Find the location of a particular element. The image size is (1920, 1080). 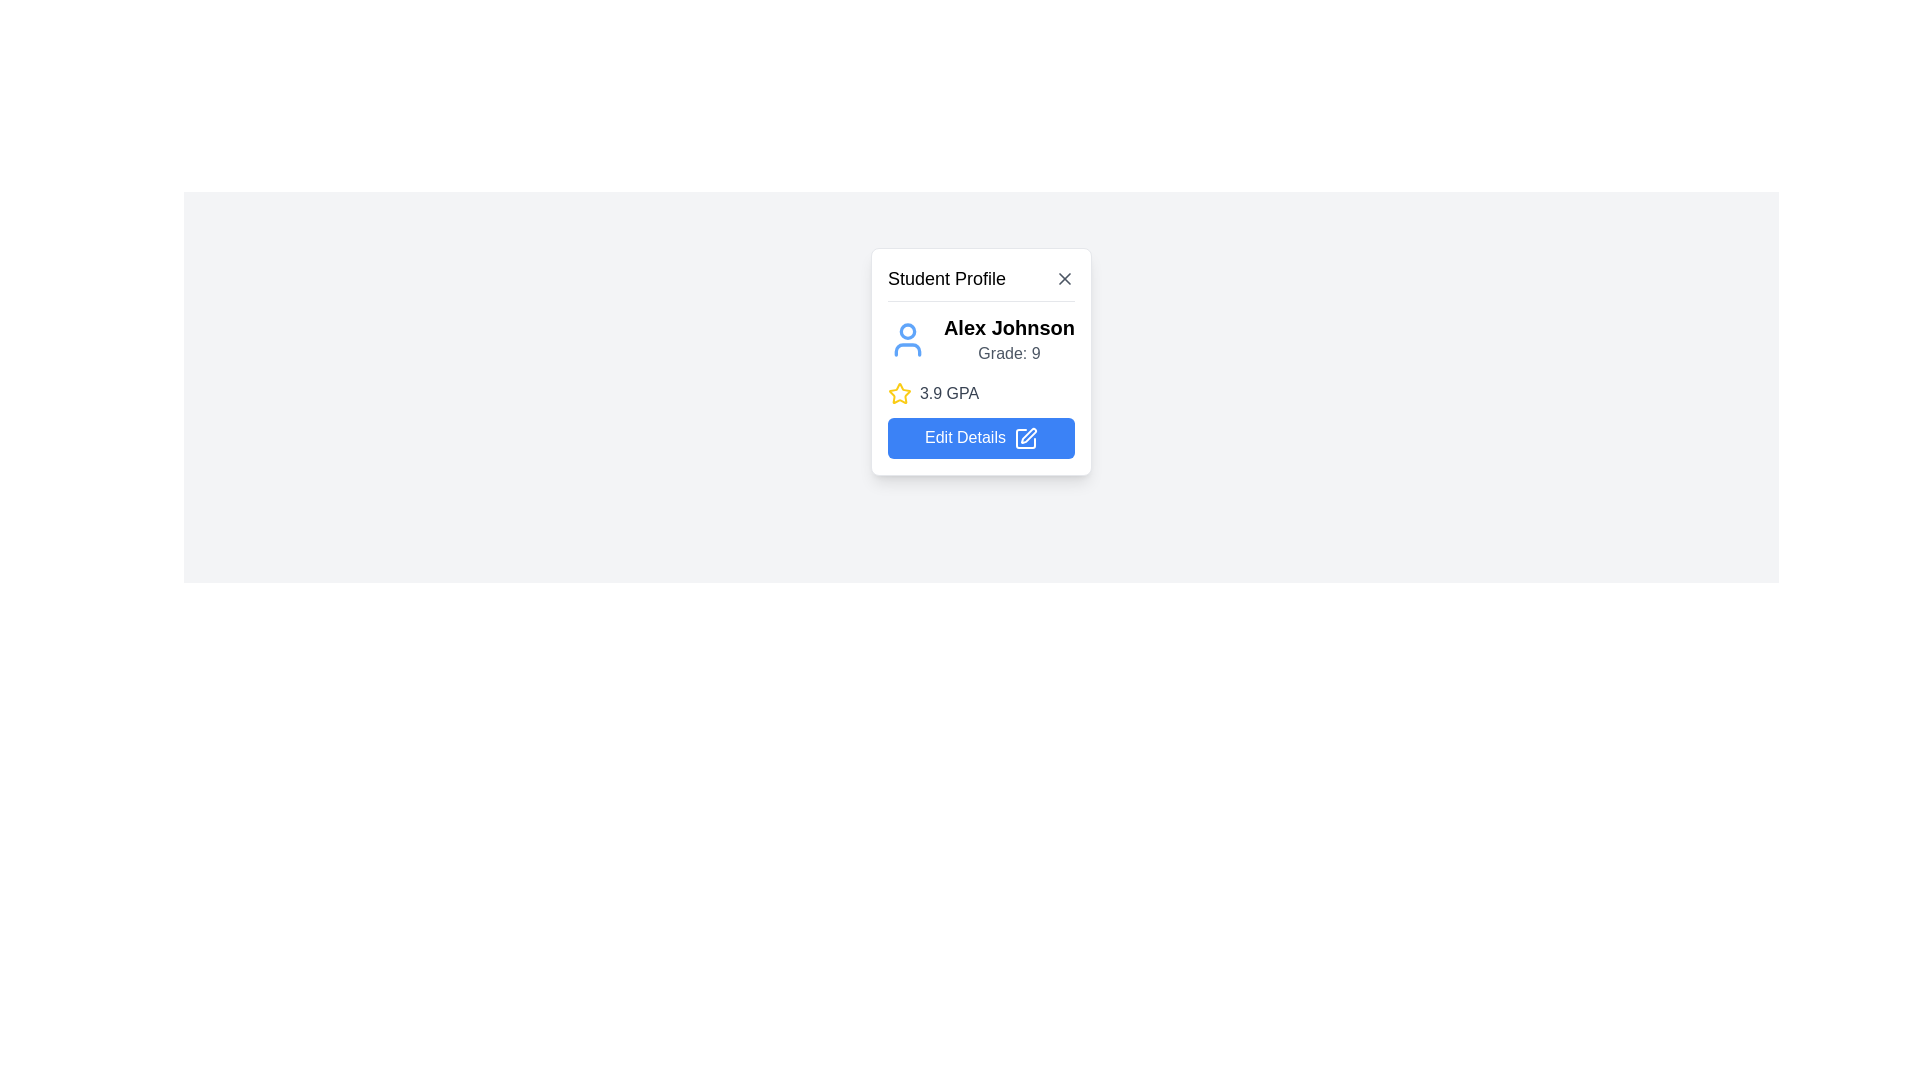

the user representation icon located at the top-left corner of the 'Student Profile' card, next to the name 'Alex Johnson' is located at coordinates (906, 338).